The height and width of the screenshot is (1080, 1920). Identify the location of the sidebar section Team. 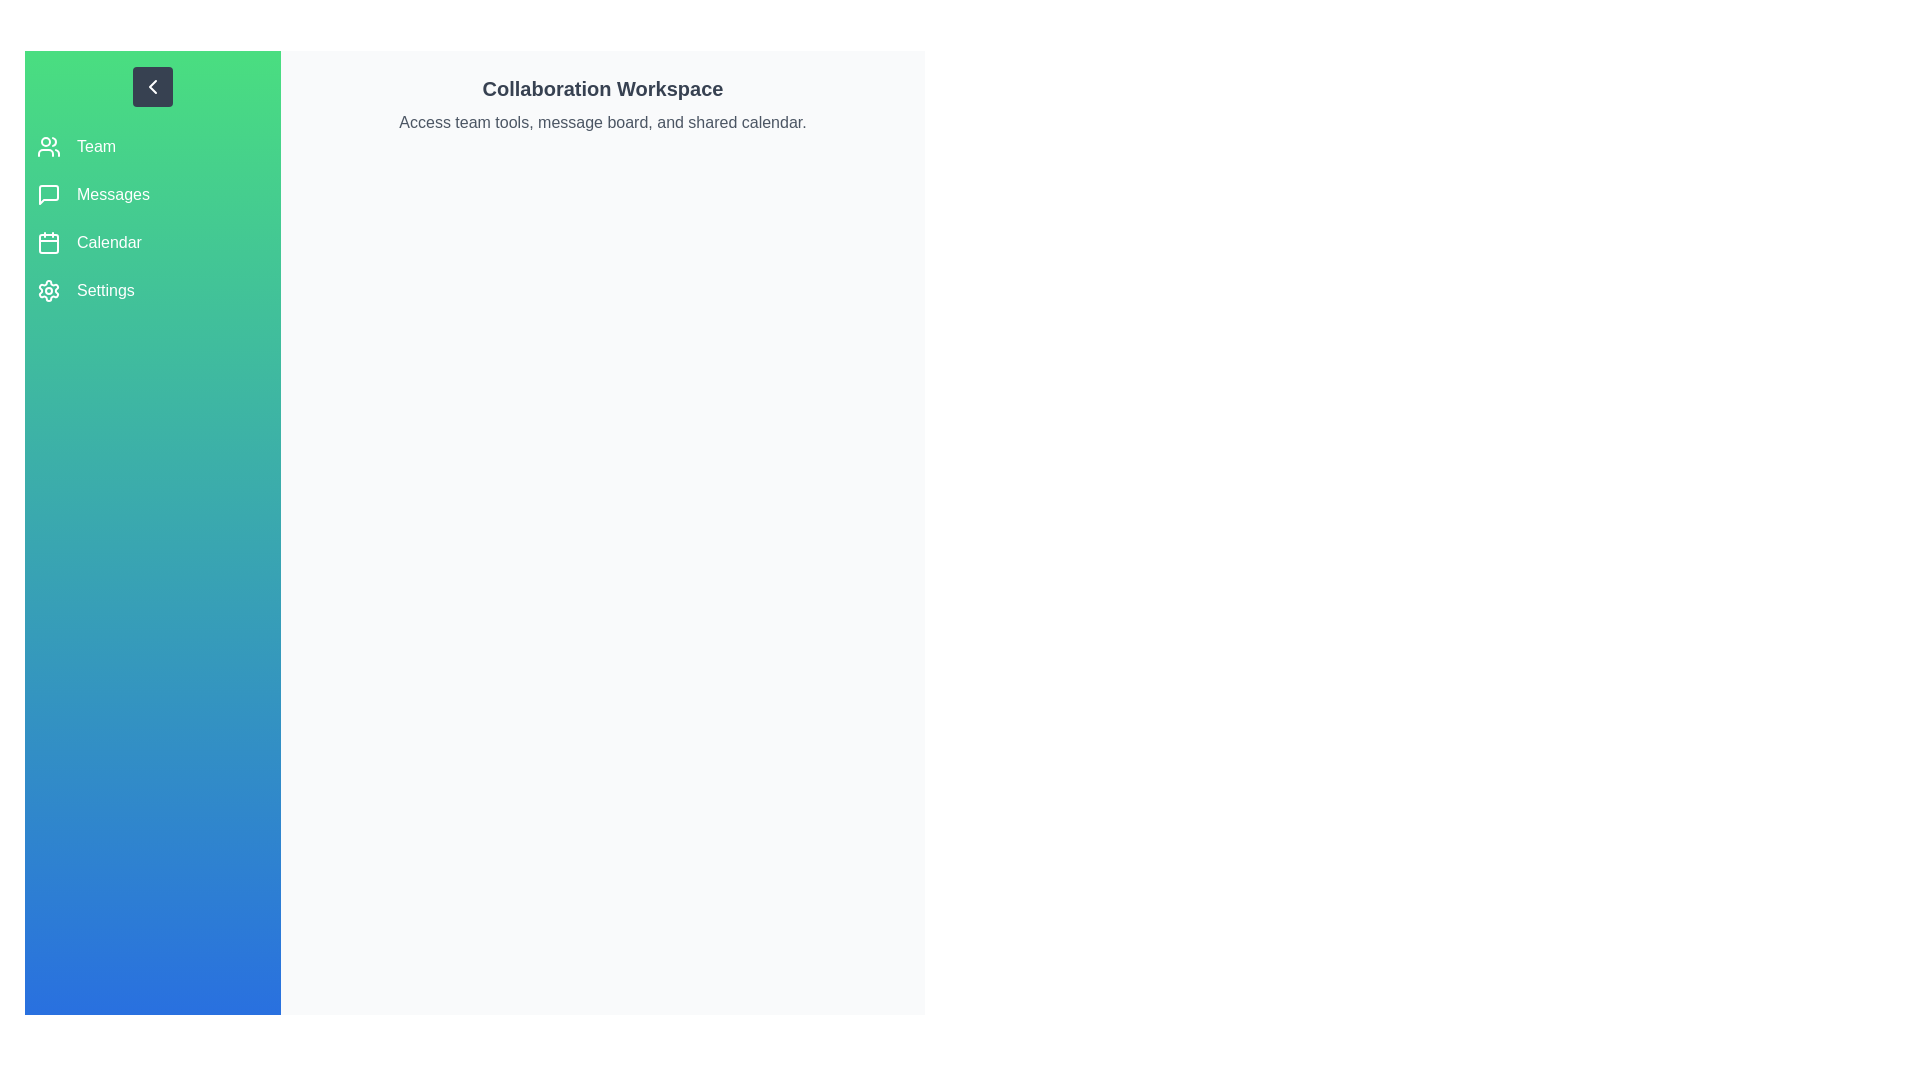
(152, 145).